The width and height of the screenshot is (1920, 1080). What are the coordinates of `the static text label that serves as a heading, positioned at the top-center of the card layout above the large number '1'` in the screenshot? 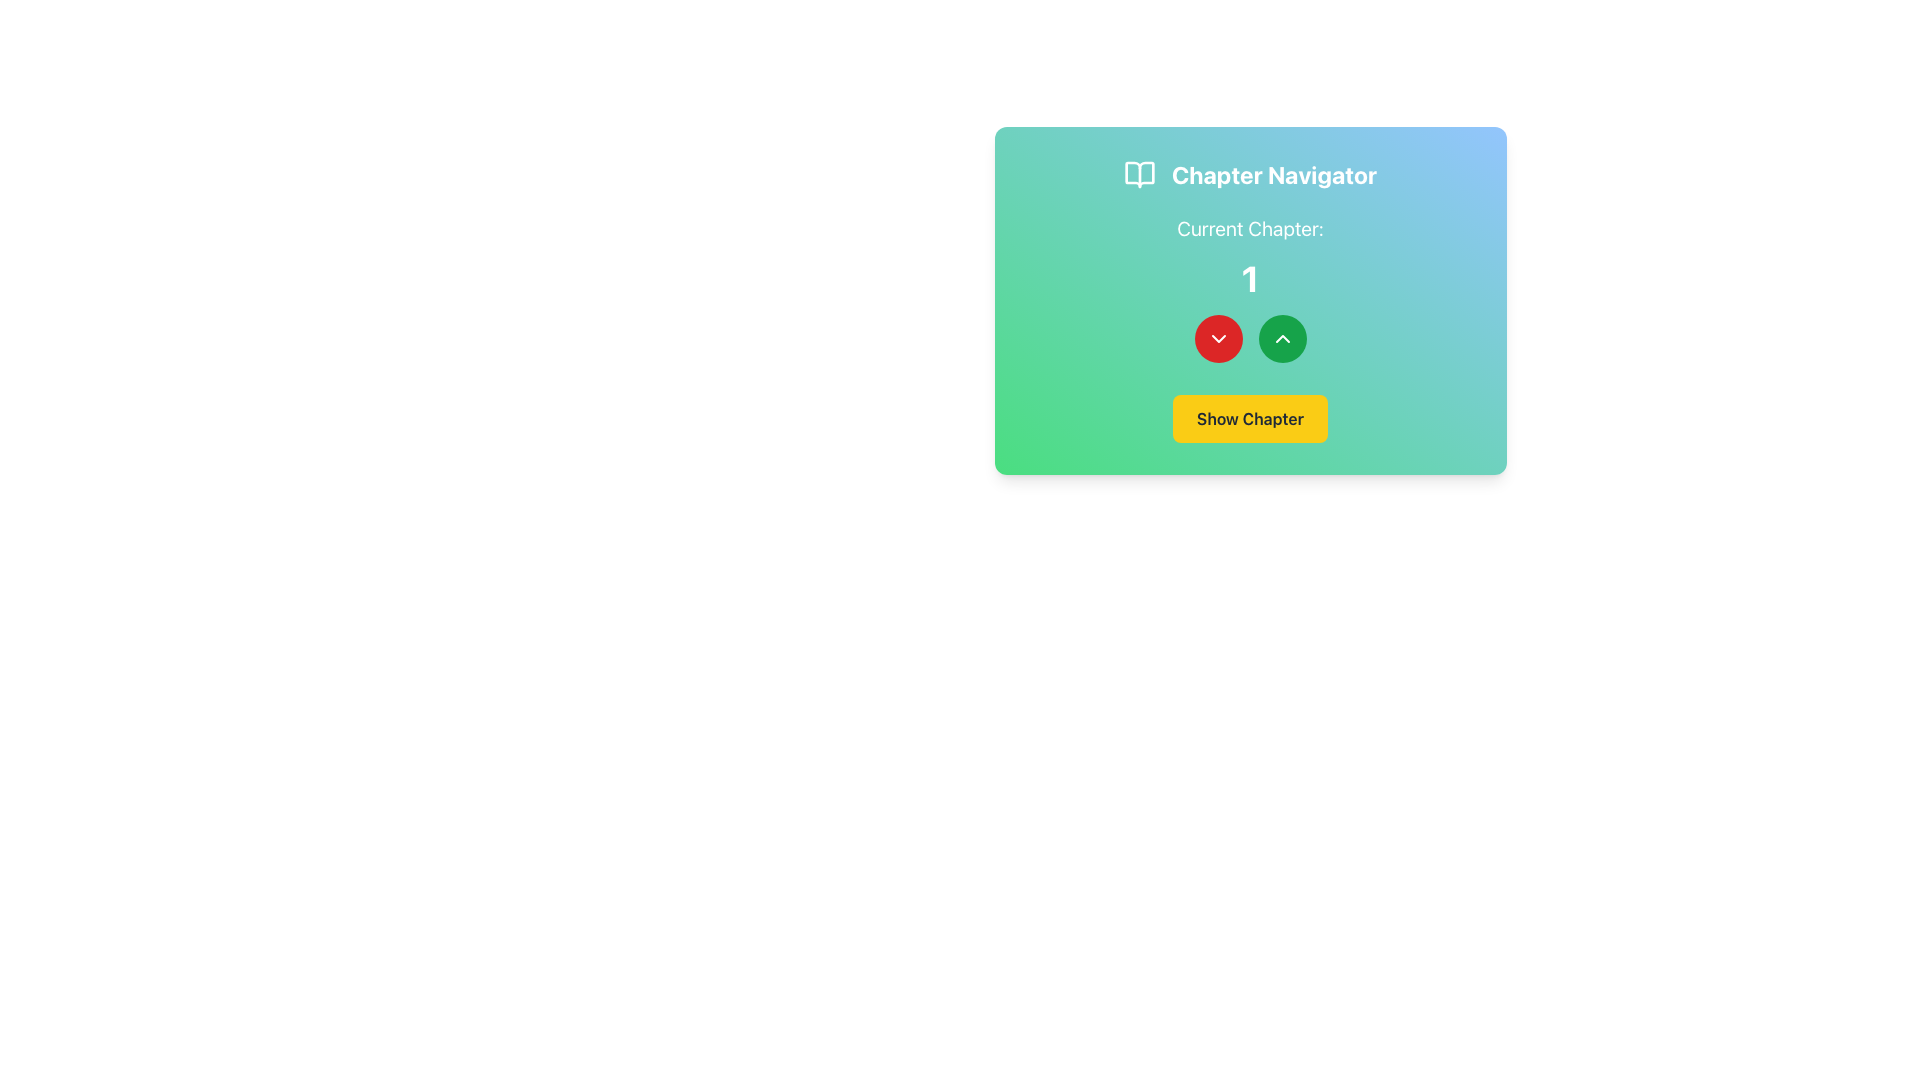 It's located at (1249, 227).